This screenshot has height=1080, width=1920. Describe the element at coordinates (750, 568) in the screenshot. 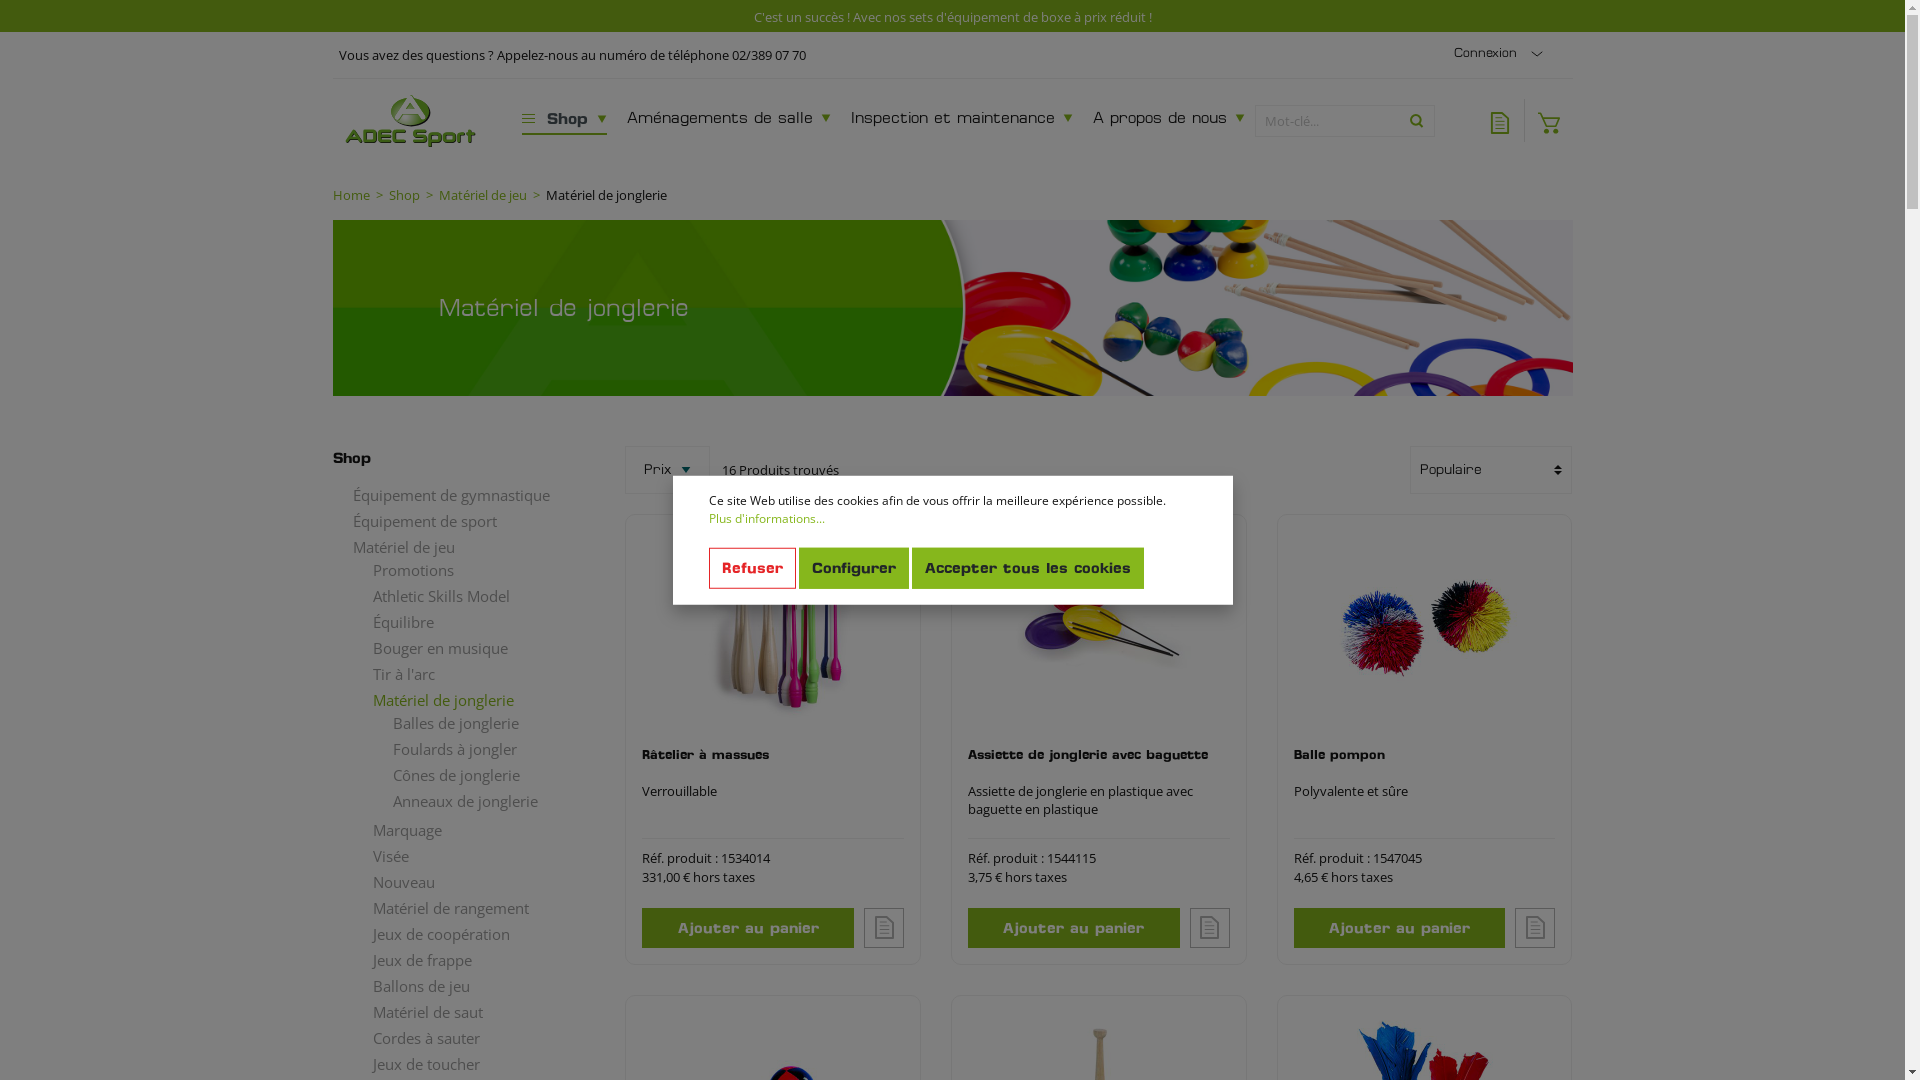

I see `'Refuser'` at that location.